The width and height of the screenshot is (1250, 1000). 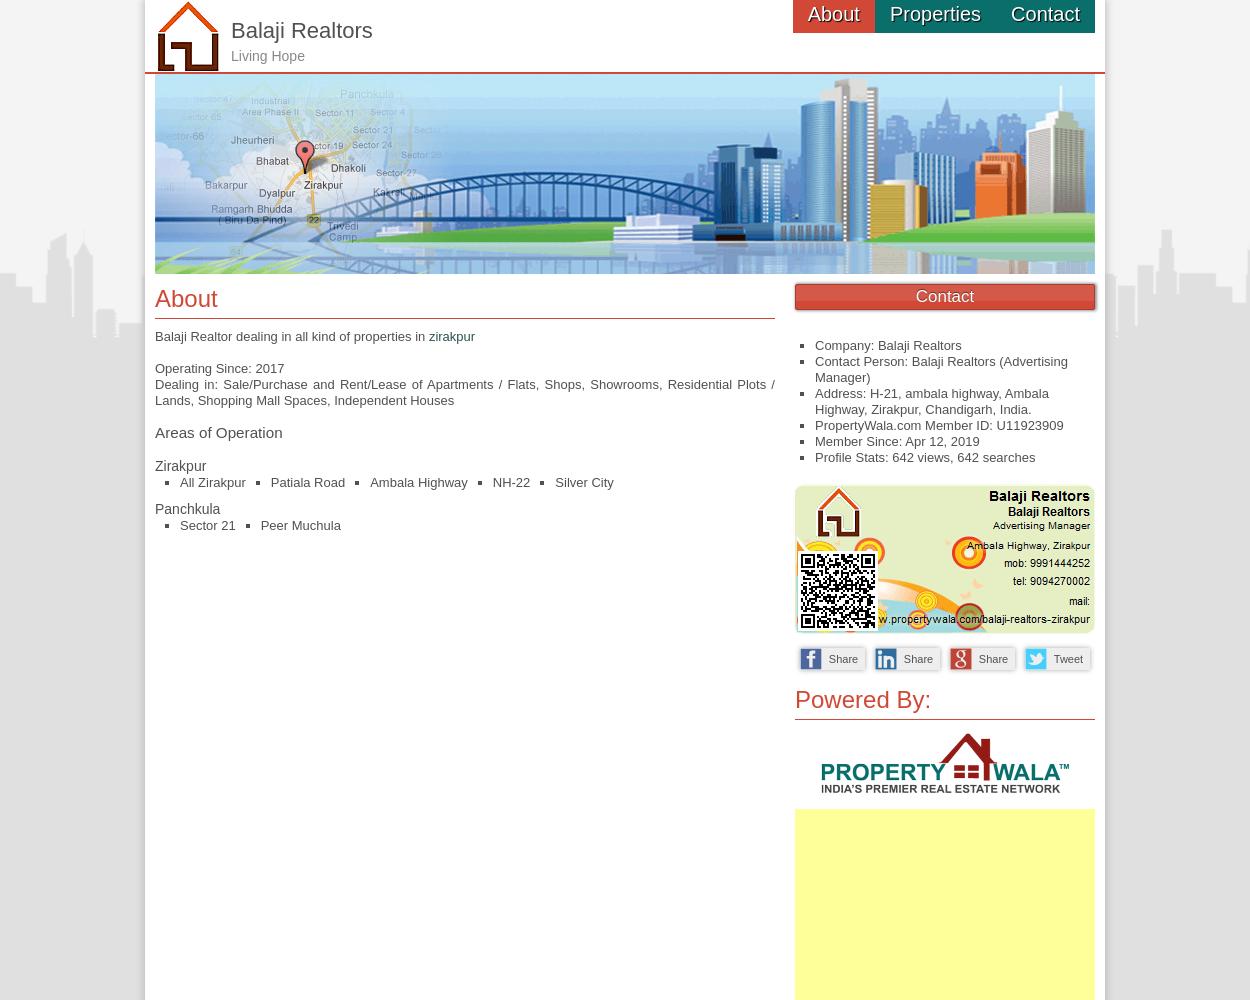 What do you see at coordinates (464, 391) in the screenshot?
I see `'Sale/Purchase and Rent/Lease of  Apartments / Flats, Shops, Showrooms, Residential Plots / Lands, Shopping Mall Spaces, Independent Houses'` at bounding box center [464, 391].